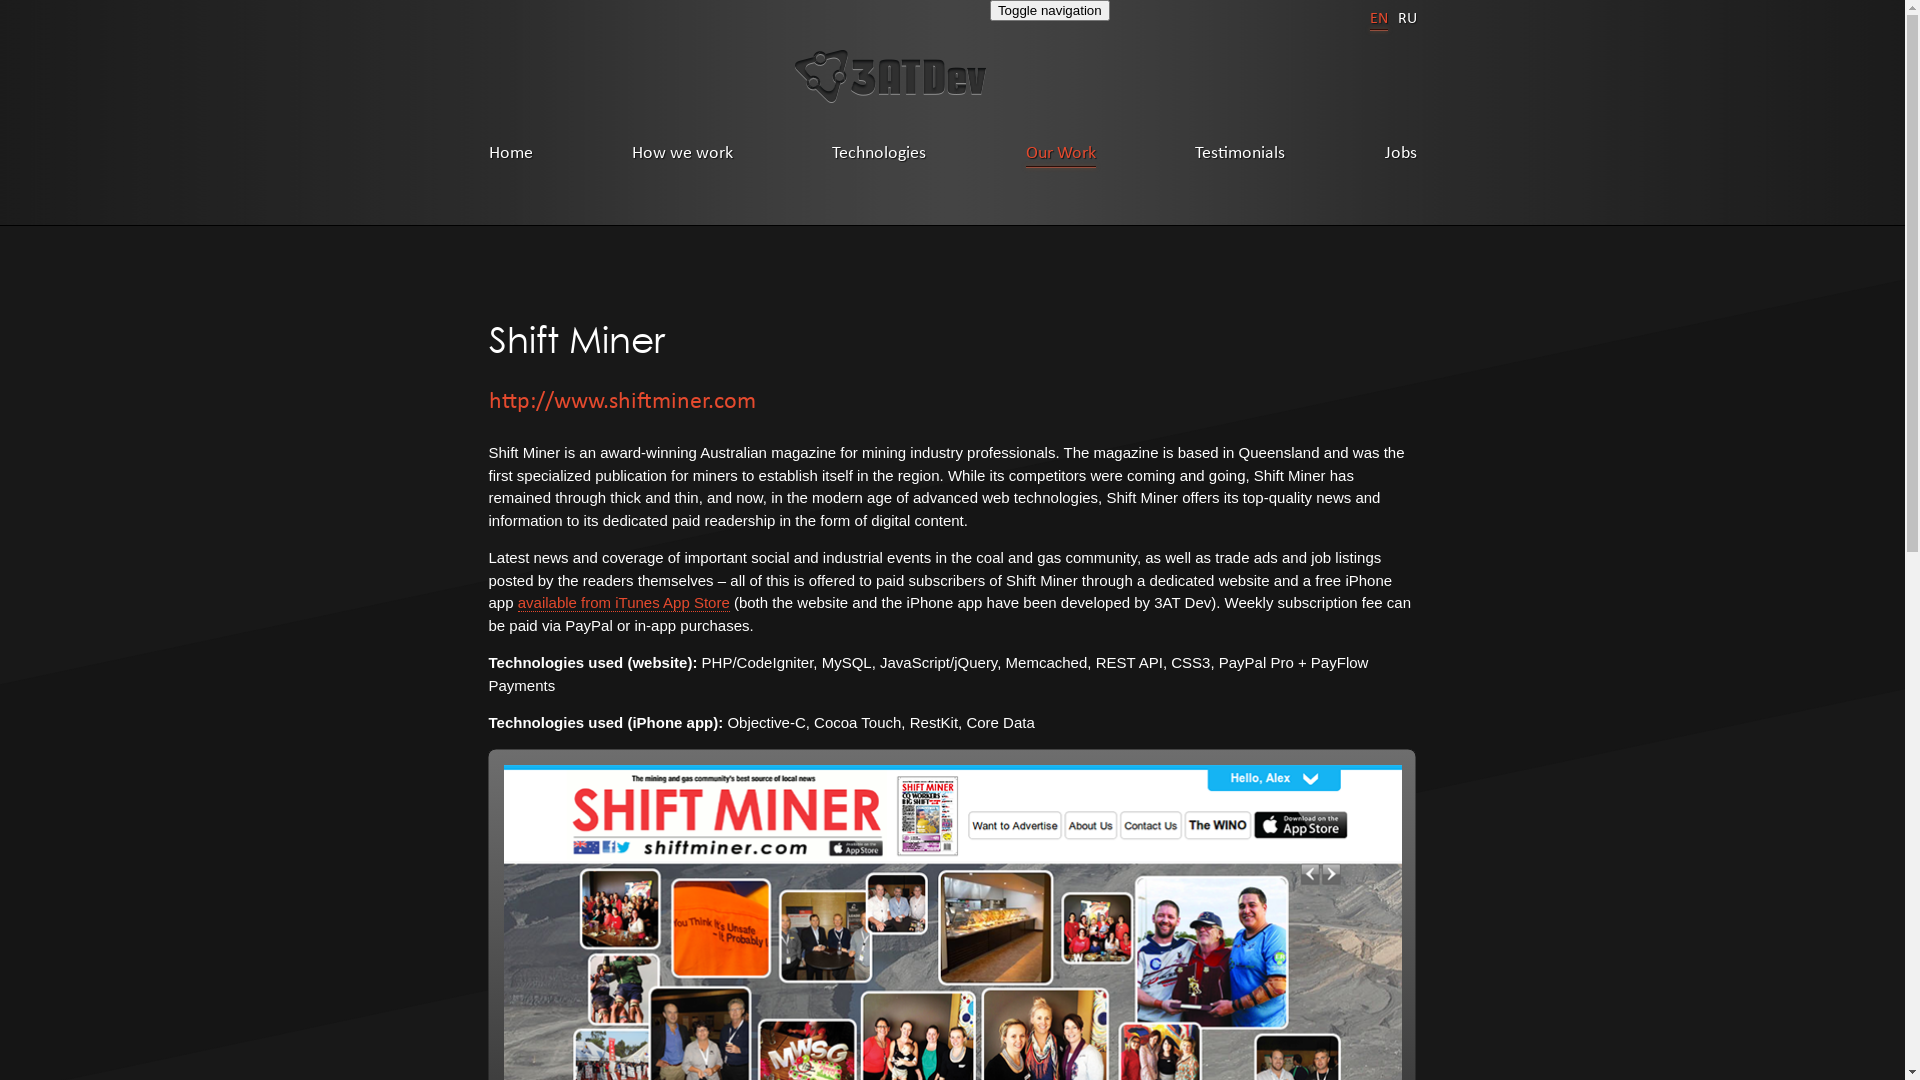 This screenshot has height=1080, width=1920. What do you see at coordinates (682, 150) in the screenshot?
I see `'How we work'` at bounding box center [682, 150].